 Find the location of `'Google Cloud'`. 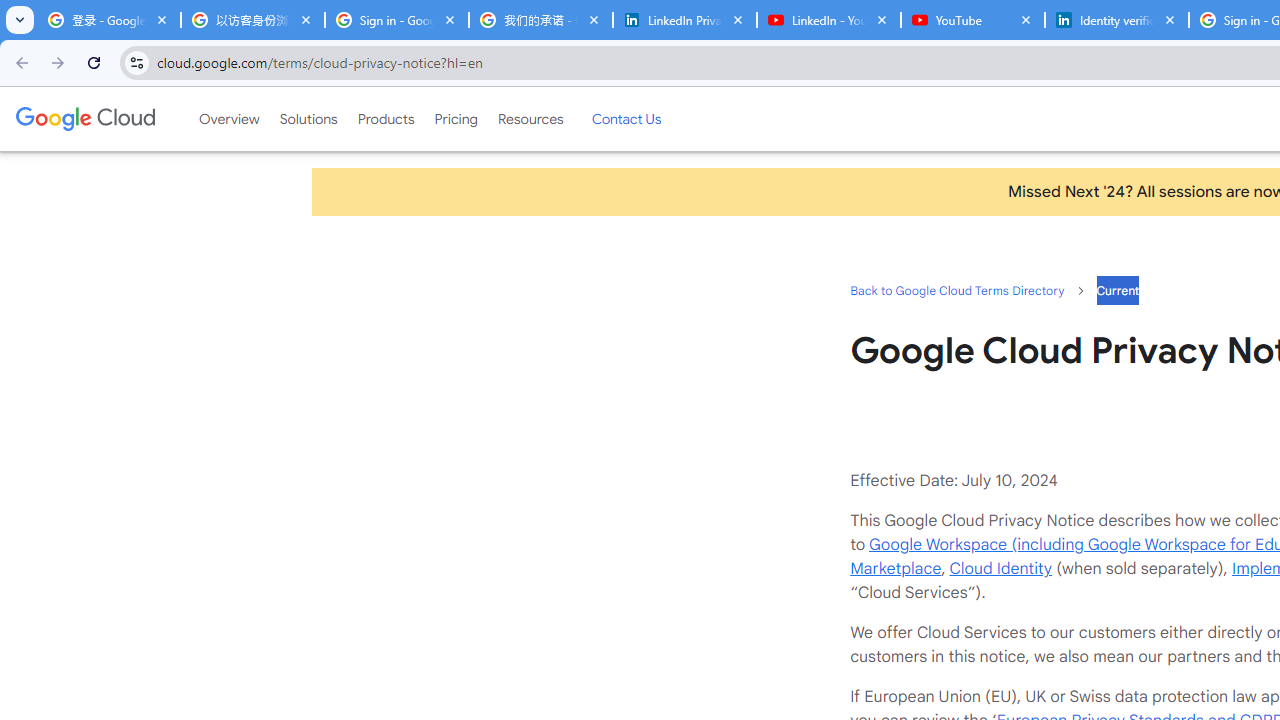

'Google Cloud' is located at coordinates (84, 119).